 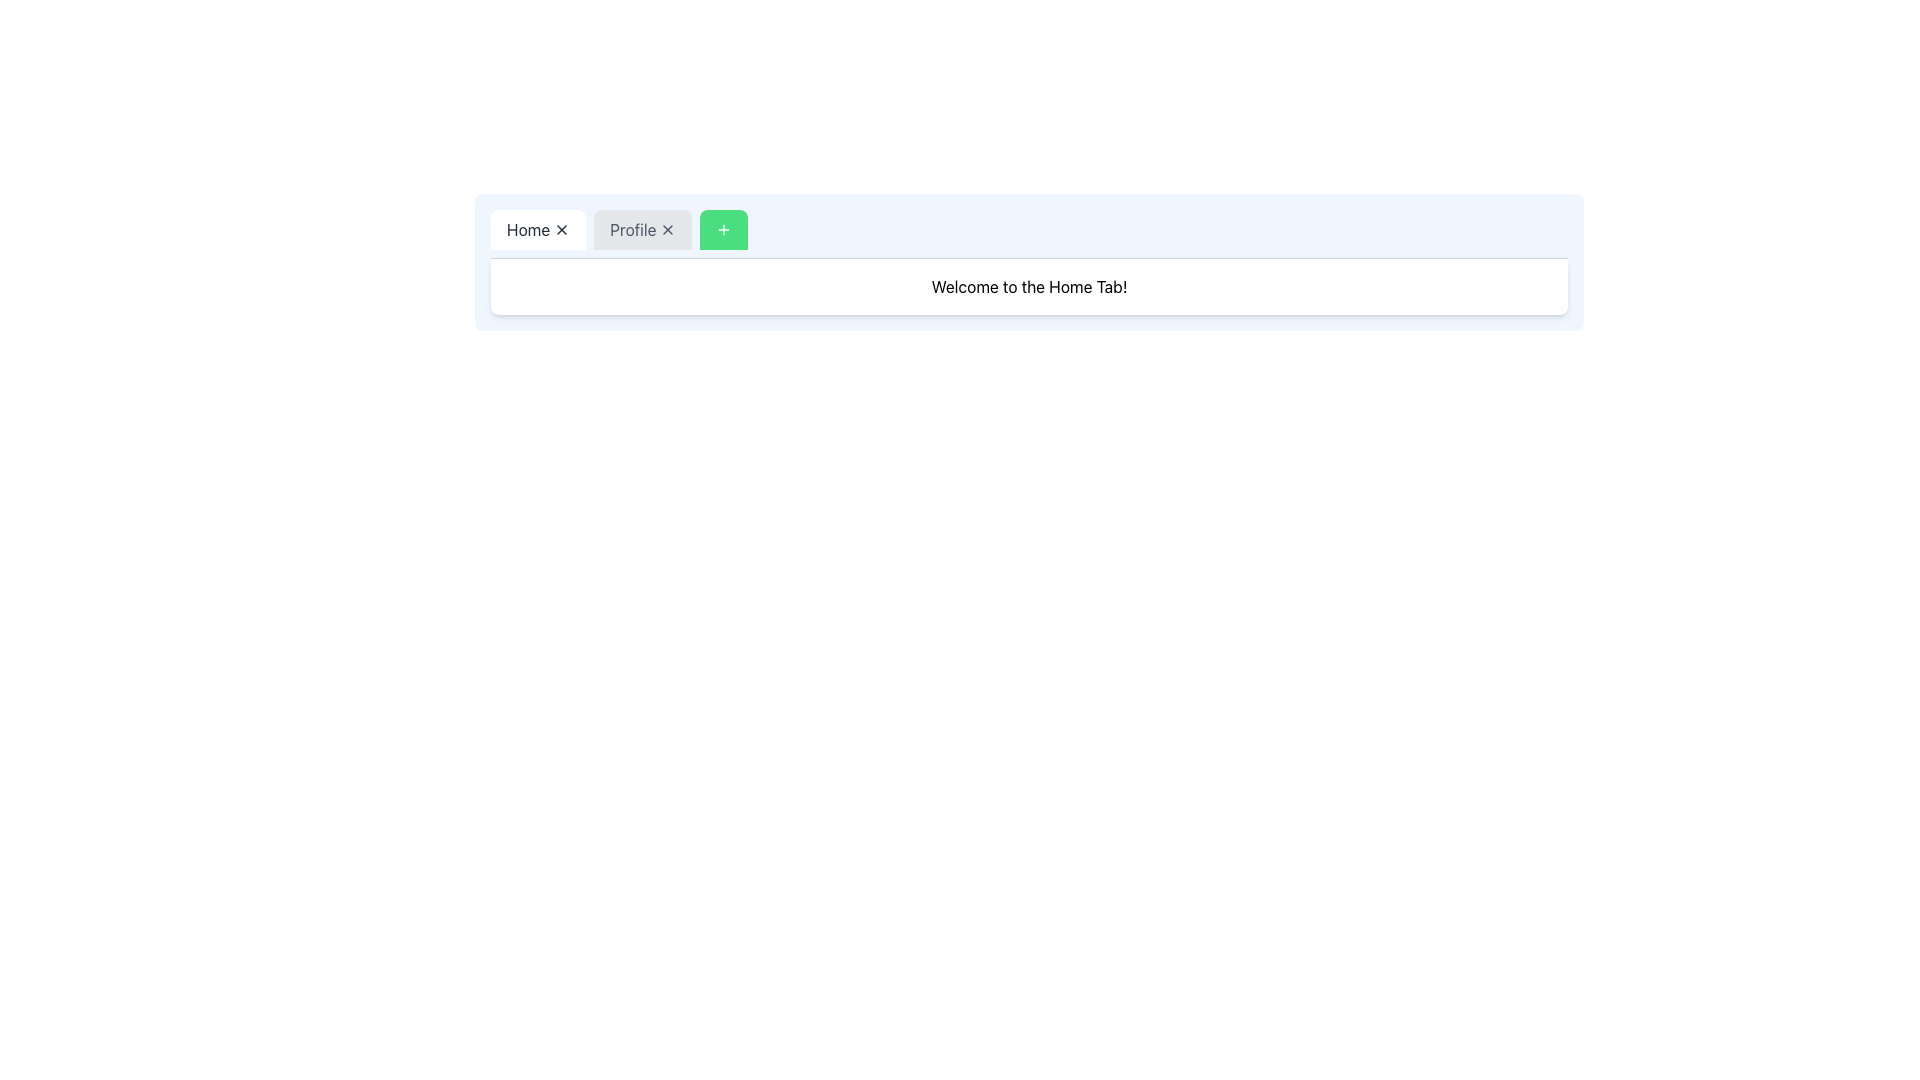 What do you see at coordinates (723, 229) in the screenshot?
I see `the small green button with rounded top edges and a white plus icon located to the right of the 'Profile ×' tab in the navigation bar` at bounding box center [723, 229].